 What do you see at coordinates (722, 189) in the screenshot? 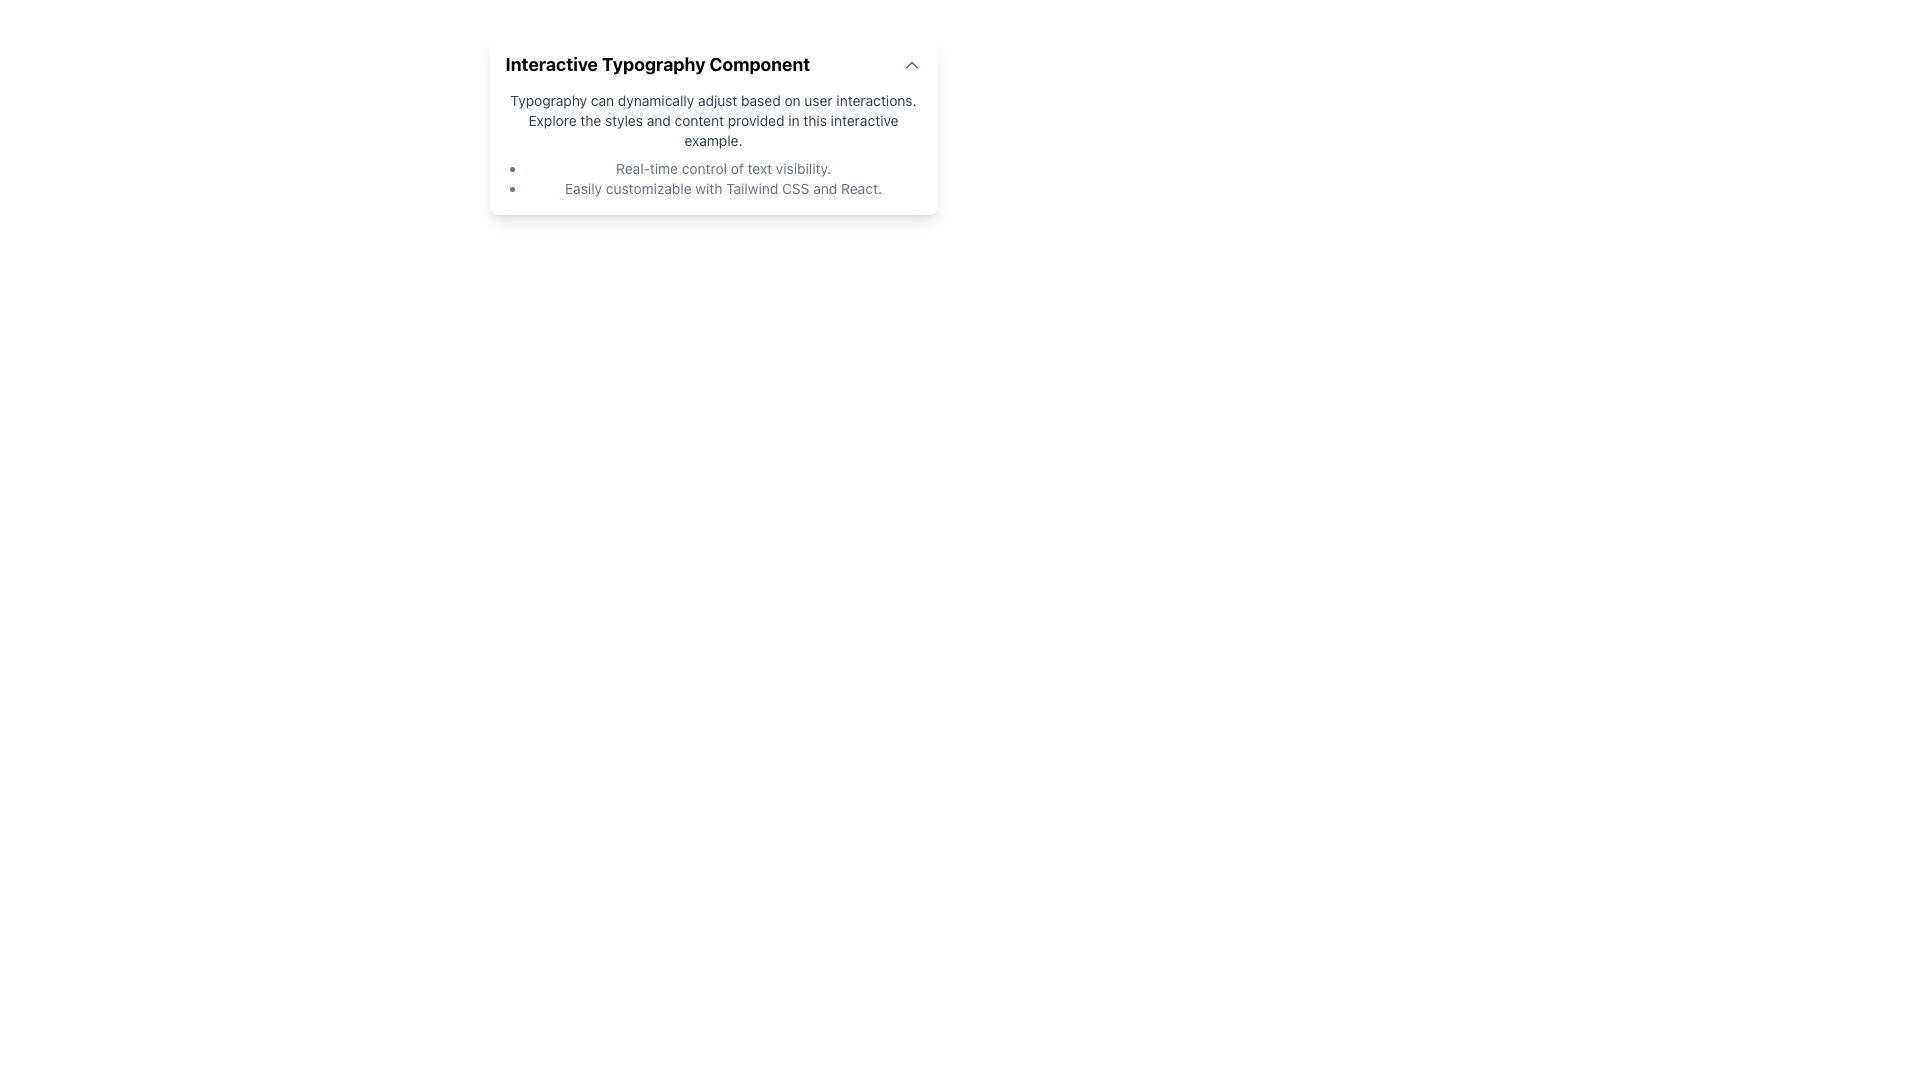
I see `descriptive text element that emphasizes the ease of customization with Tailwind CSS and React, which is the second item in a bulleted list following 'Real-time control of text visibility.'` at bounding box center [722, 189].